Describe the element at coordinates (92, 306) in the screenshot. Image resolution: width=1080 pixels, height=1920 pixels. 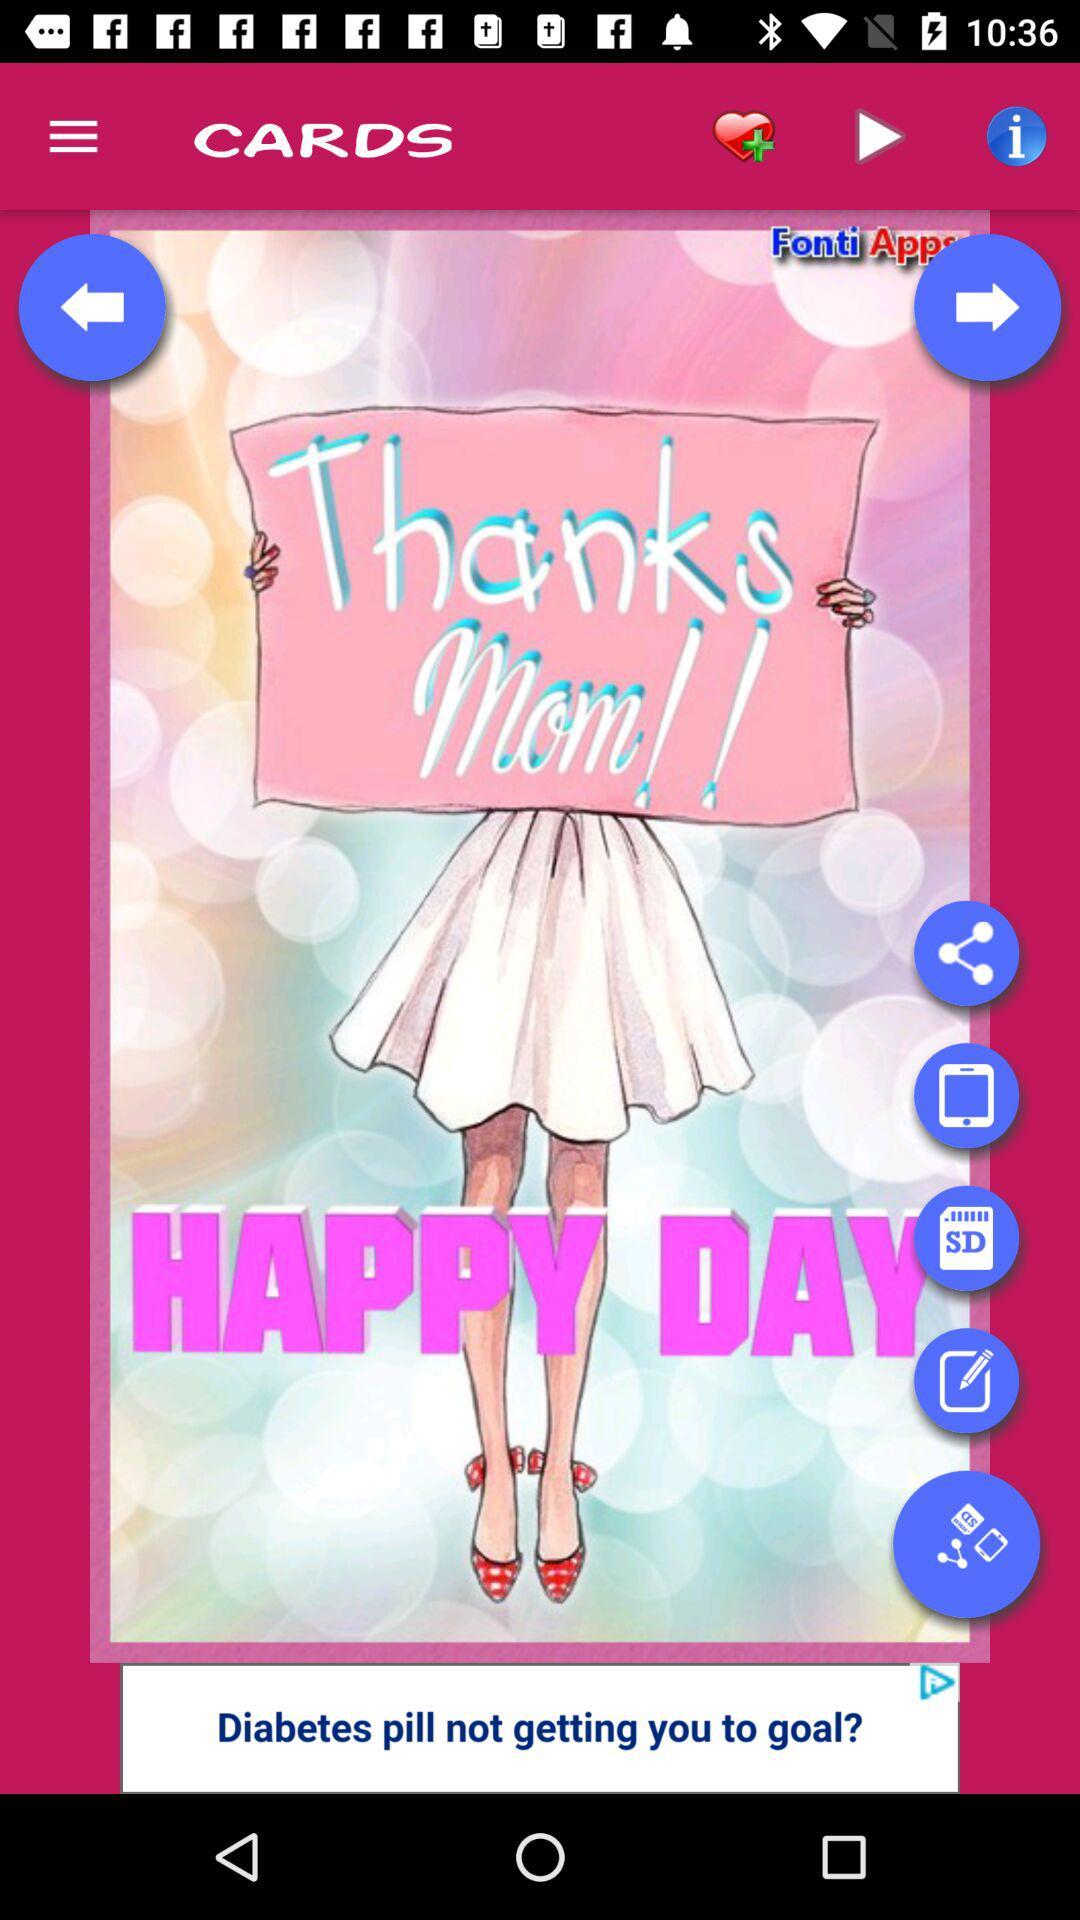
I see `the arrow_backward icon` at that location.